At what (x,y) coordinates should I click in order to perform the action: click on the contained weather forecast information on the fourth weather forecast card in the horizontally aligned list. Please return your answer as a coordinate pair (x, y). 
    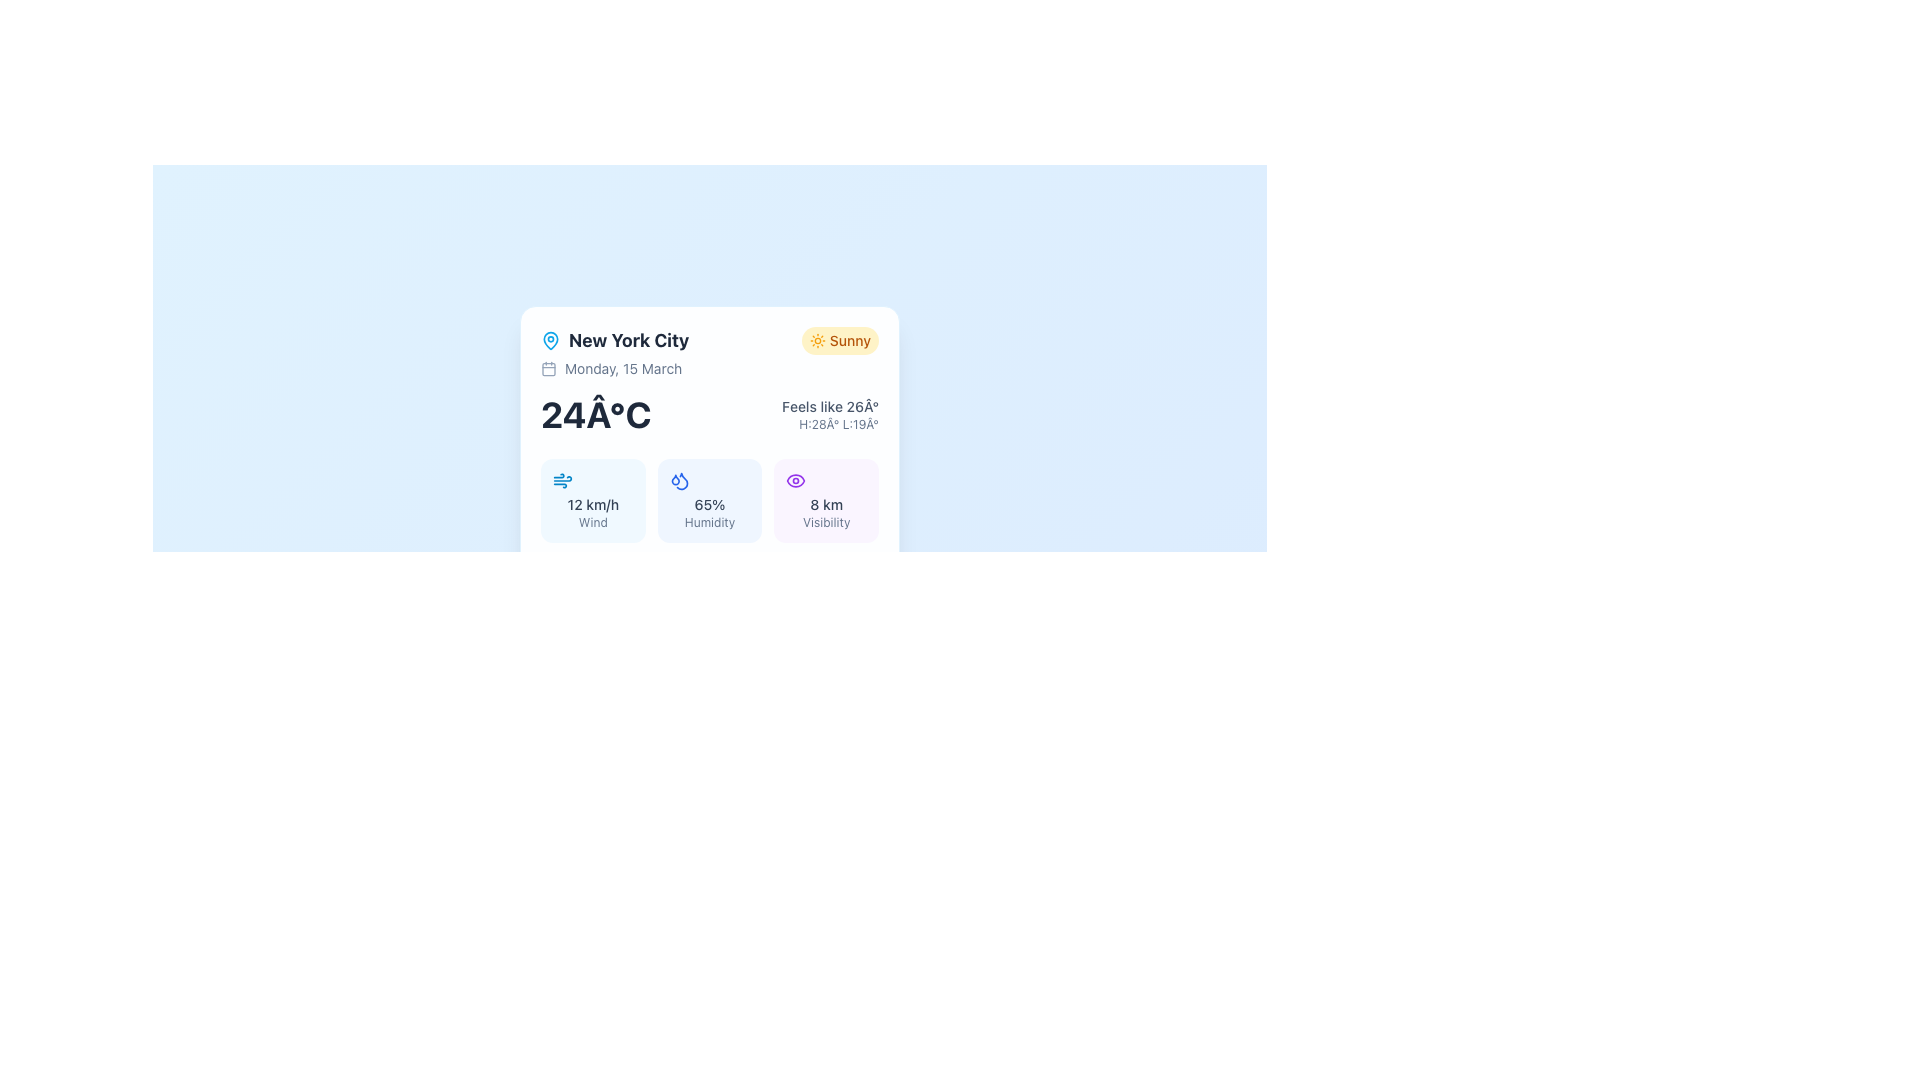
    Looking at the image, I should click on (786, 631).